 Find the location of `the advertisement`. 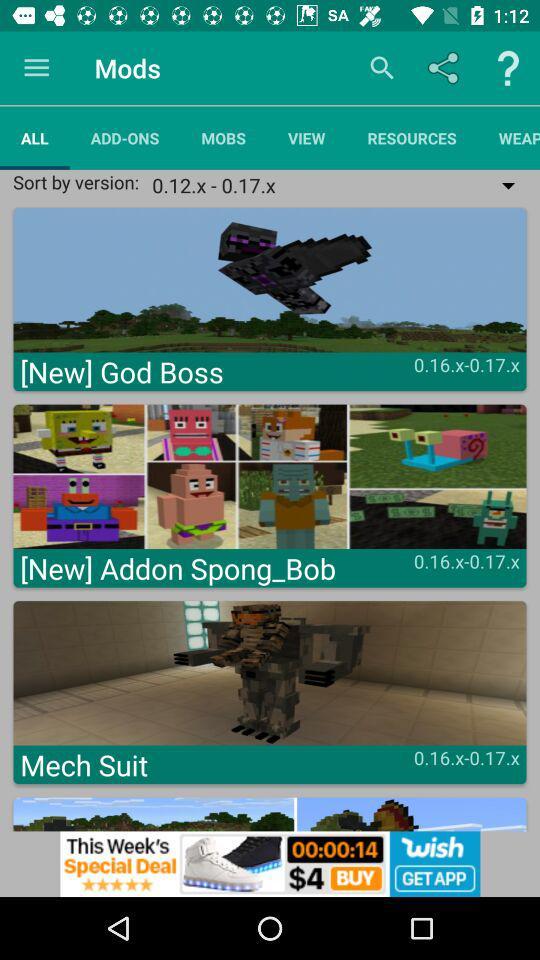

the advertisement is located at coordinates (270, 863).